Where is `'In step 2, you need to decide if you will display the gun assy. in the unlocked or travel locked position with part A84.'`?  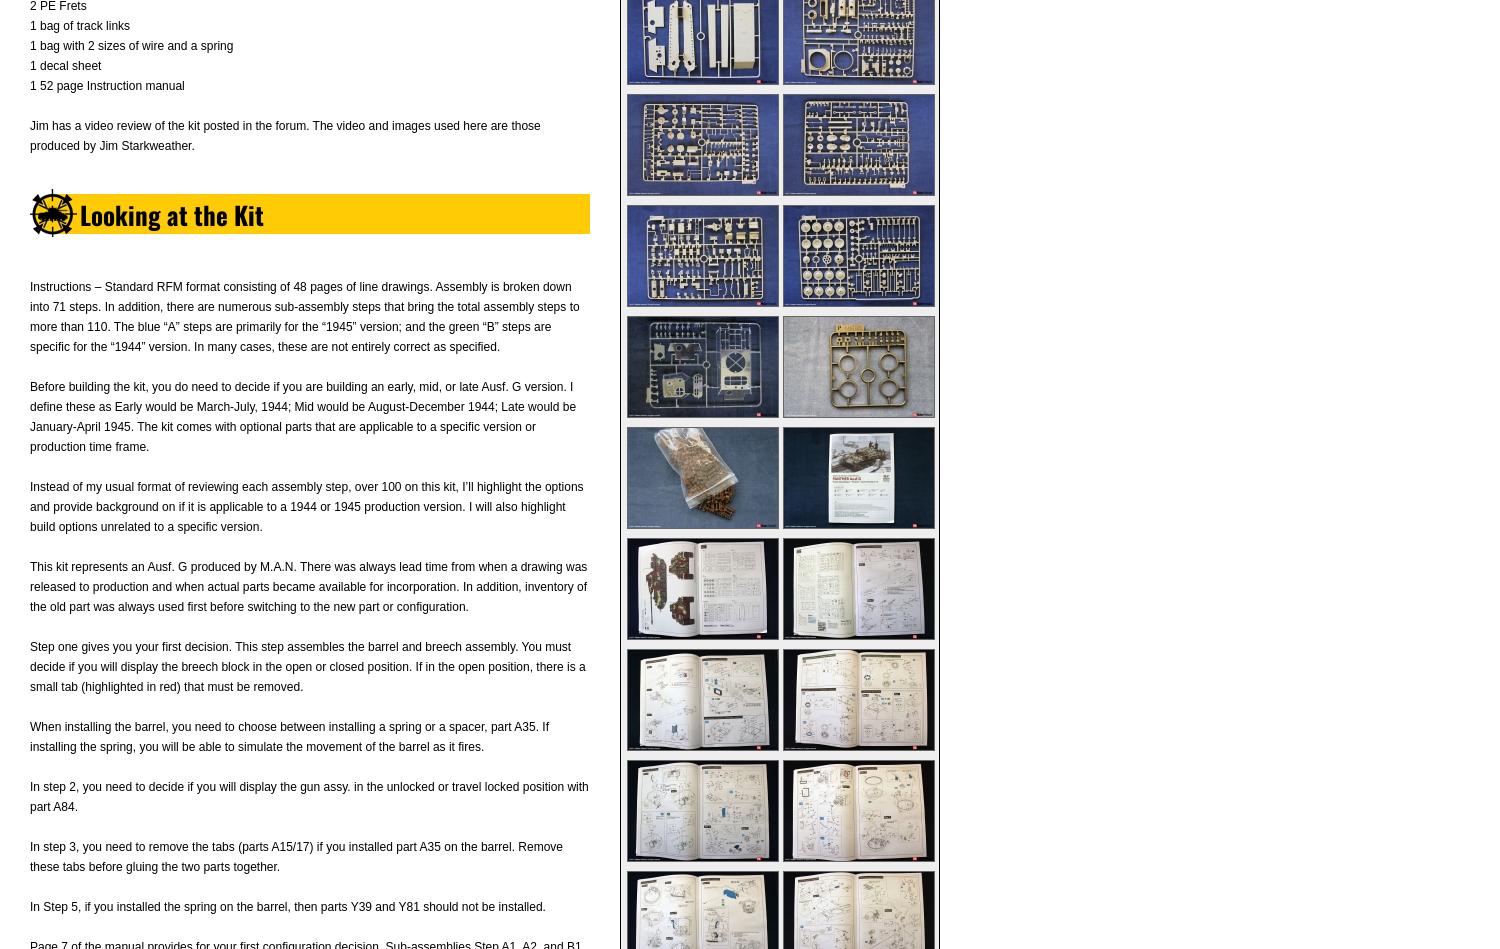
'In step 2, you need to decide if you will display the gun assy. in the unlocked or travel locked position with part A84.' is located at coordinates (309, 795).